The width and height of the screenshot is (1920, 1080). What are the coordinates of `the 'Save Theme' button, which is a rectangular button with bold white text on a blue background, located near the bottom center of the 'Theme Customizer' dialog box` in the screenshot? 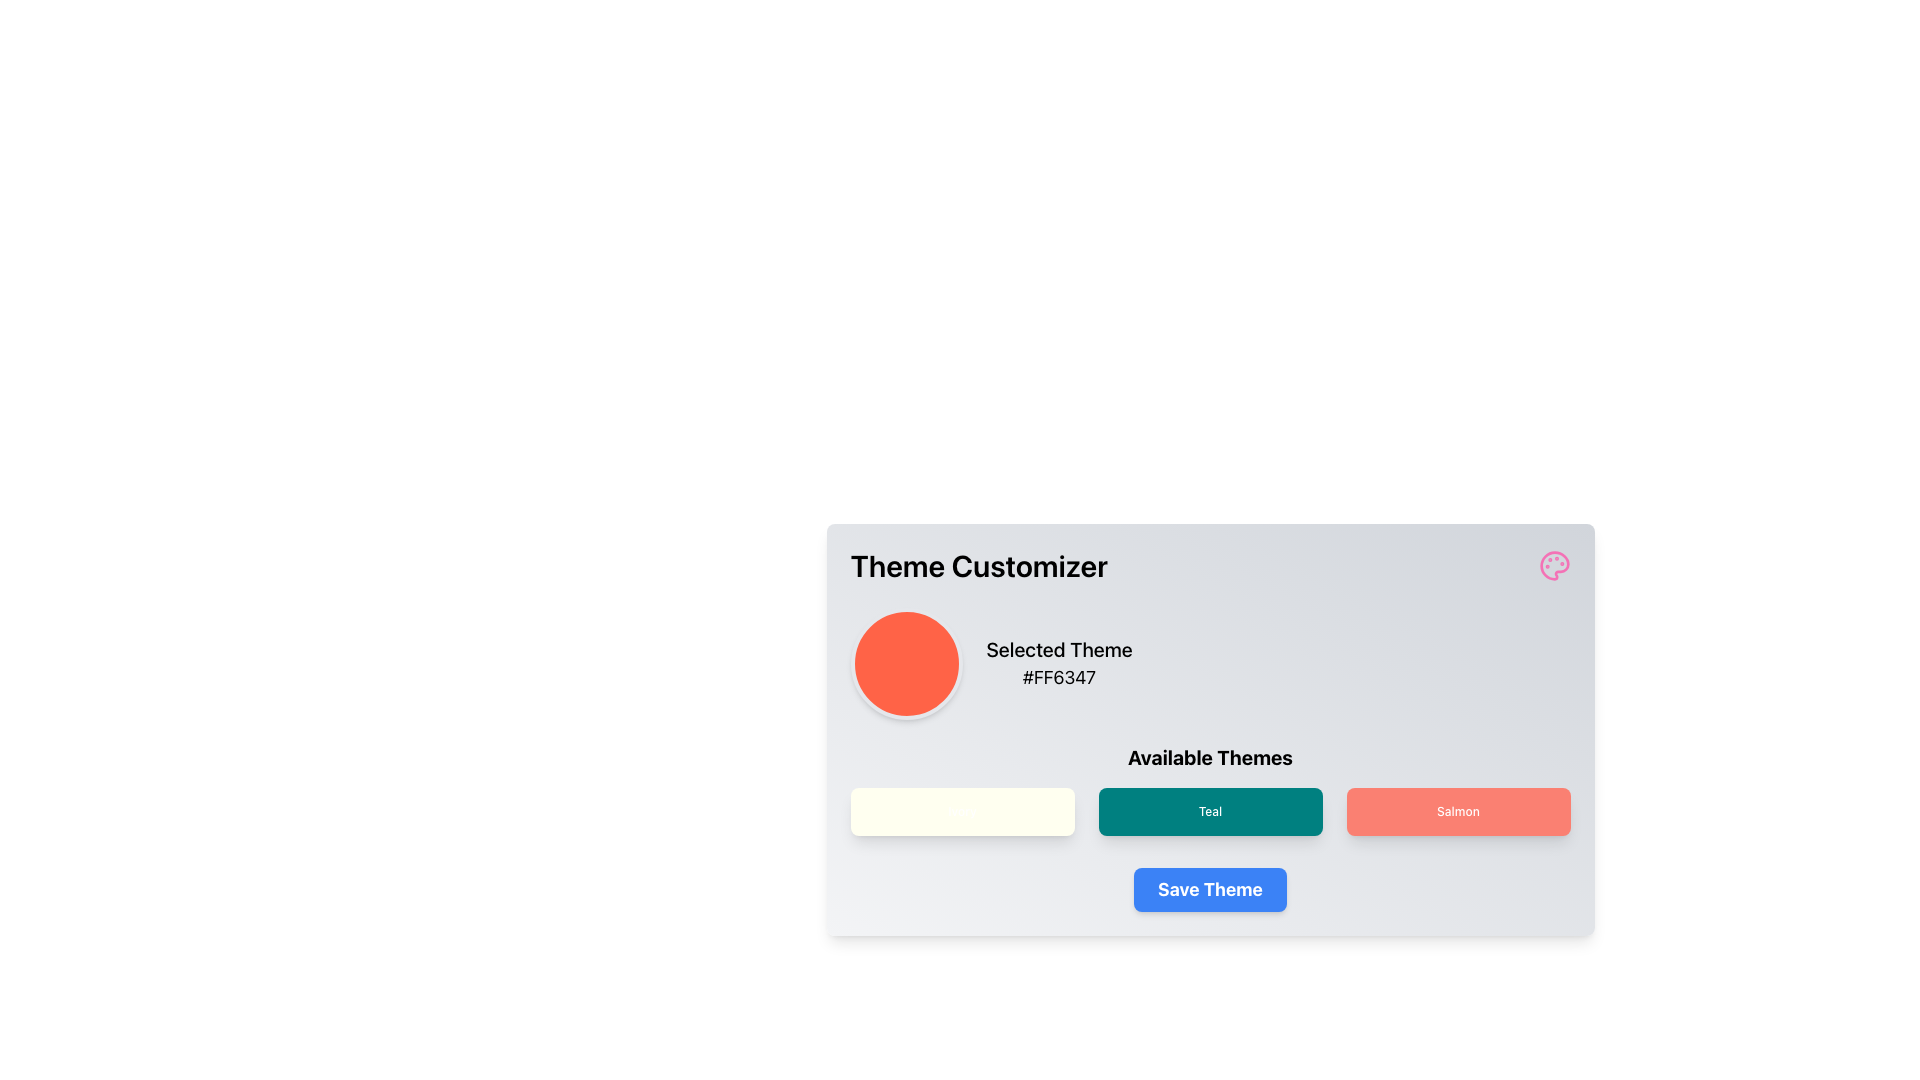 It's located at (1209, 889).